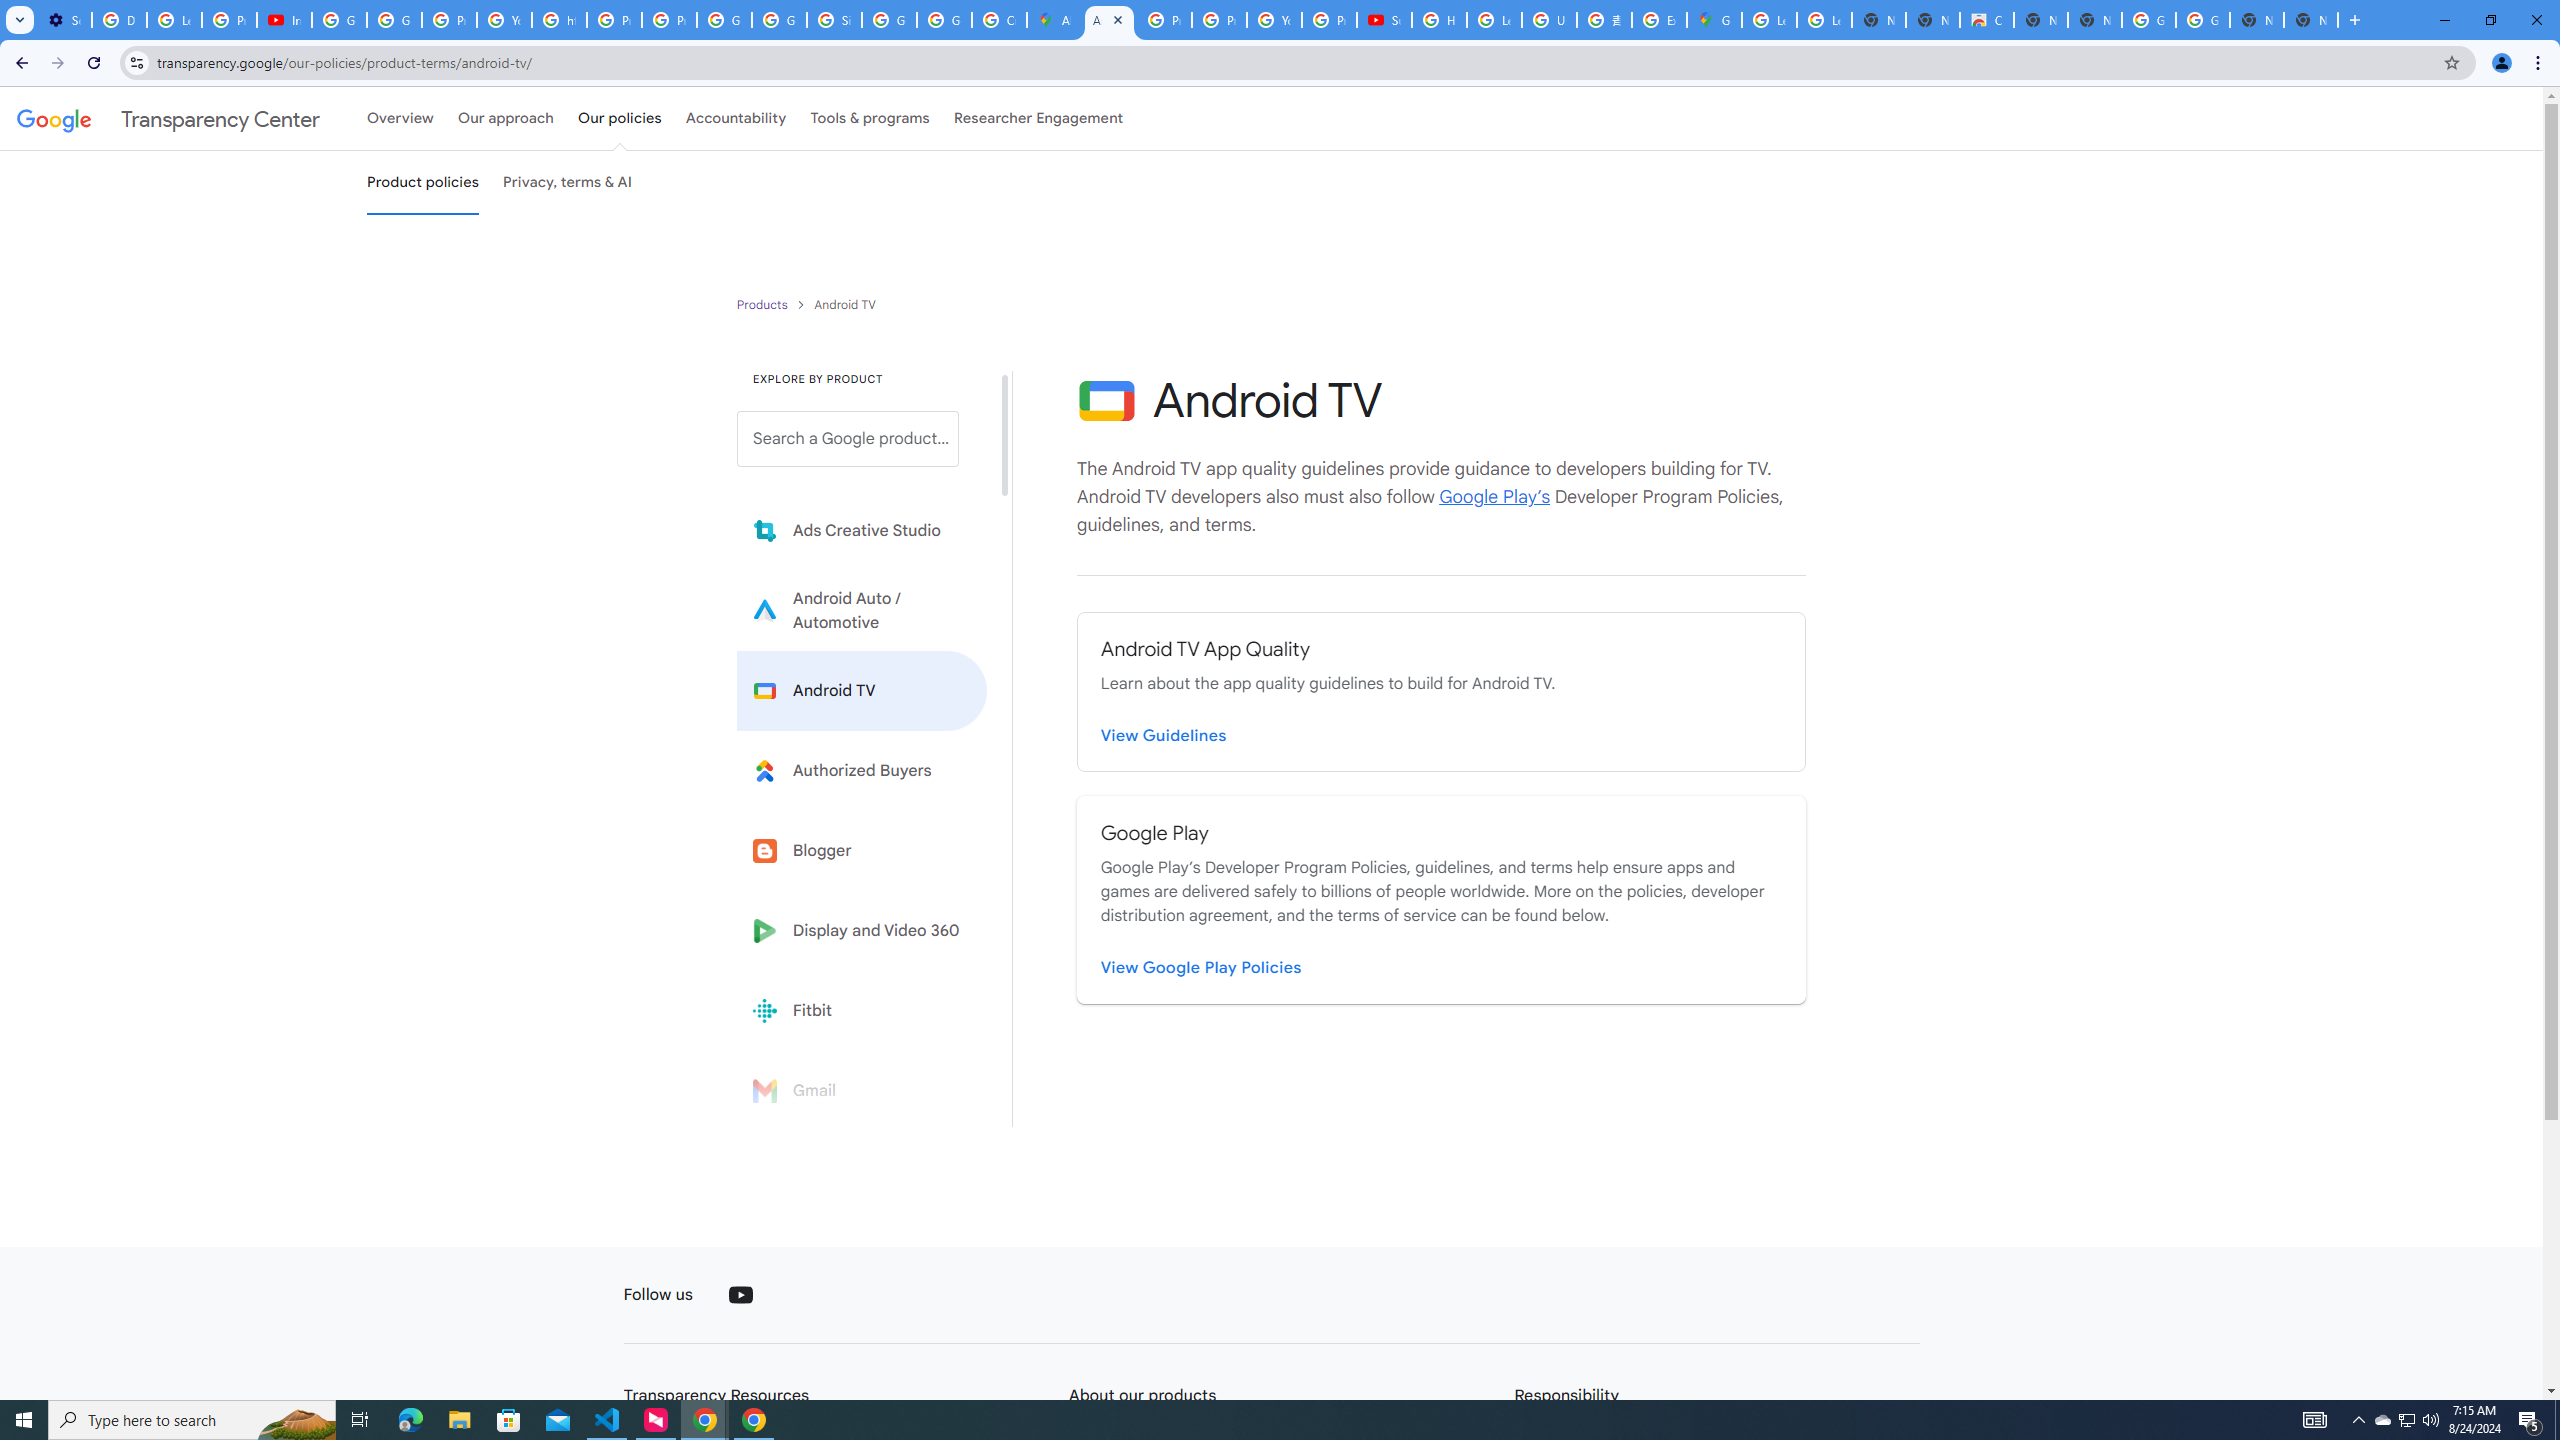  Describe the element at coordinates (735, 118) in the screenshot. I see `'Accountability'` at that location.